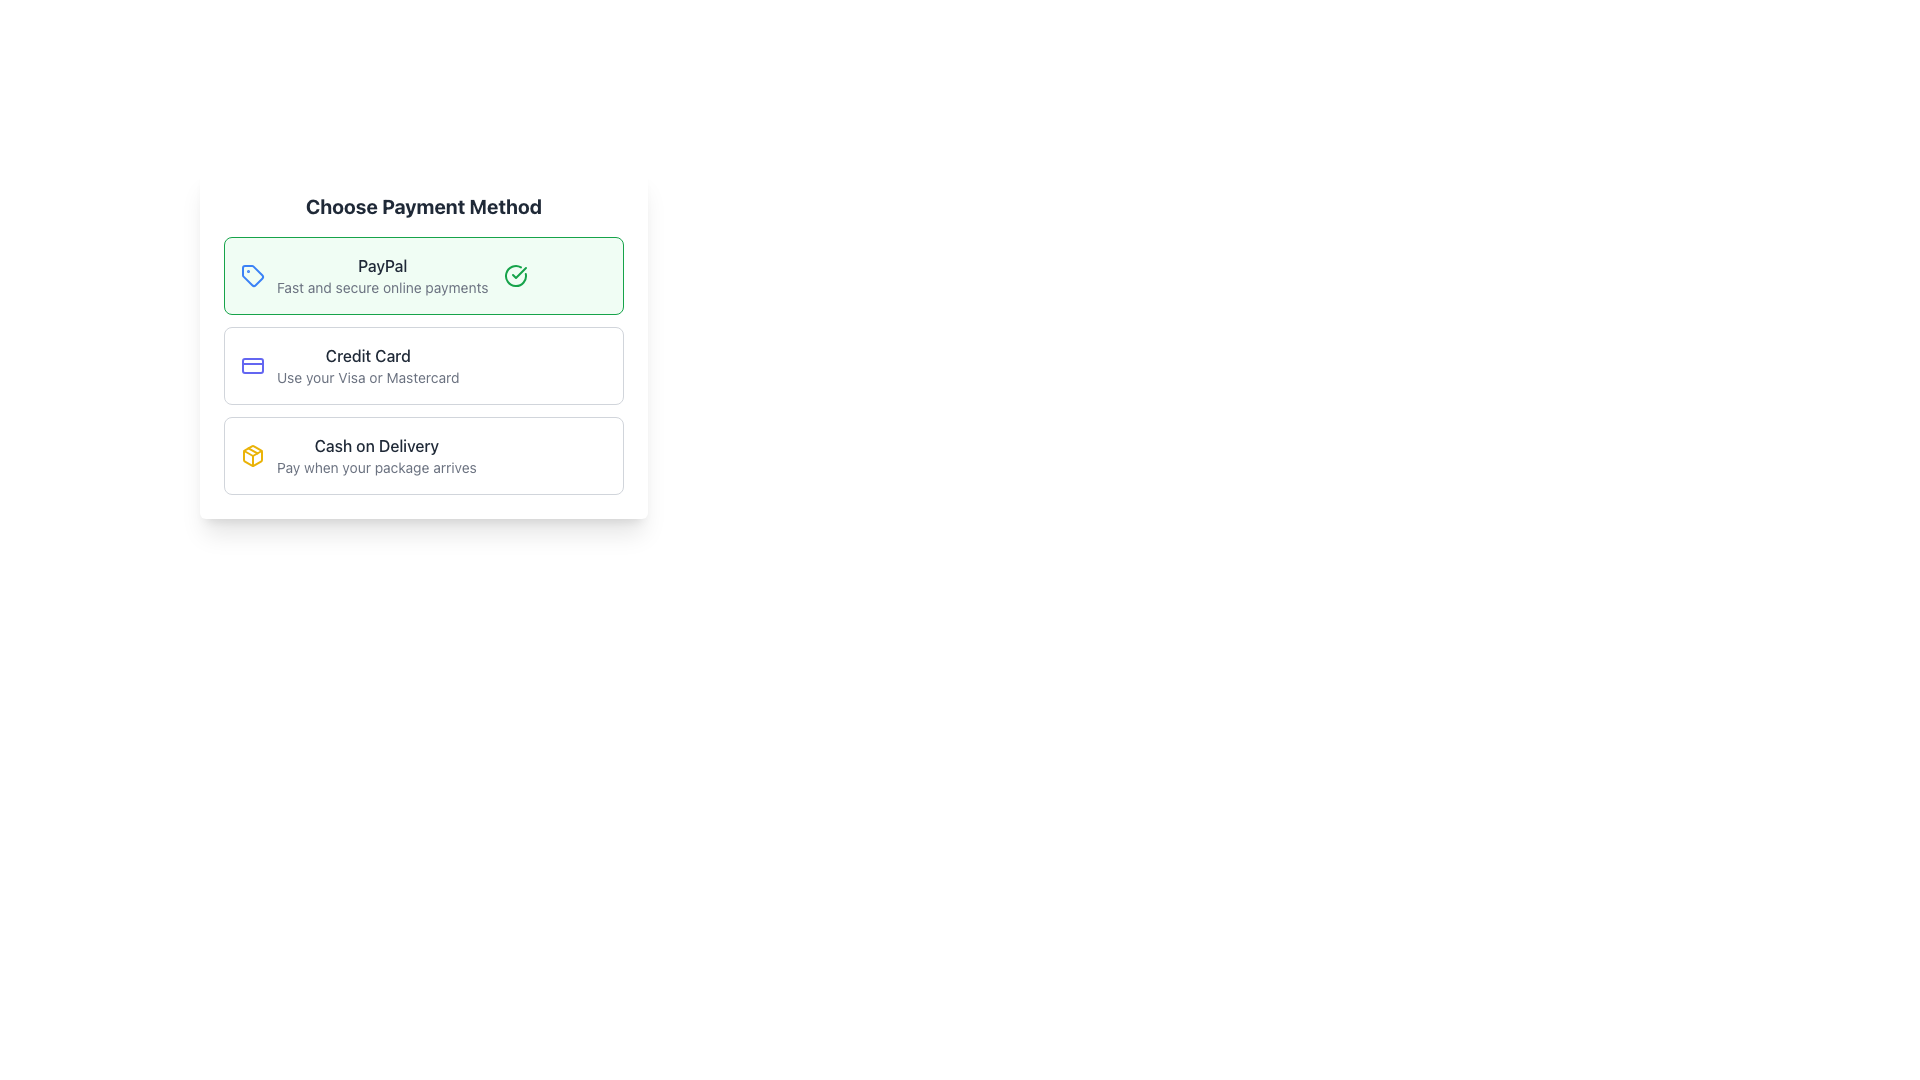 The width and height of the screenshot is (1920, 1080). What do you see at coordinates (252, 276) in the screenshot?
I see `the blue outlined tag icon located to the left of the 'PayPal' text within the green highlighted section for selecting the PayPal payment method` at bounding box center [252, 276].